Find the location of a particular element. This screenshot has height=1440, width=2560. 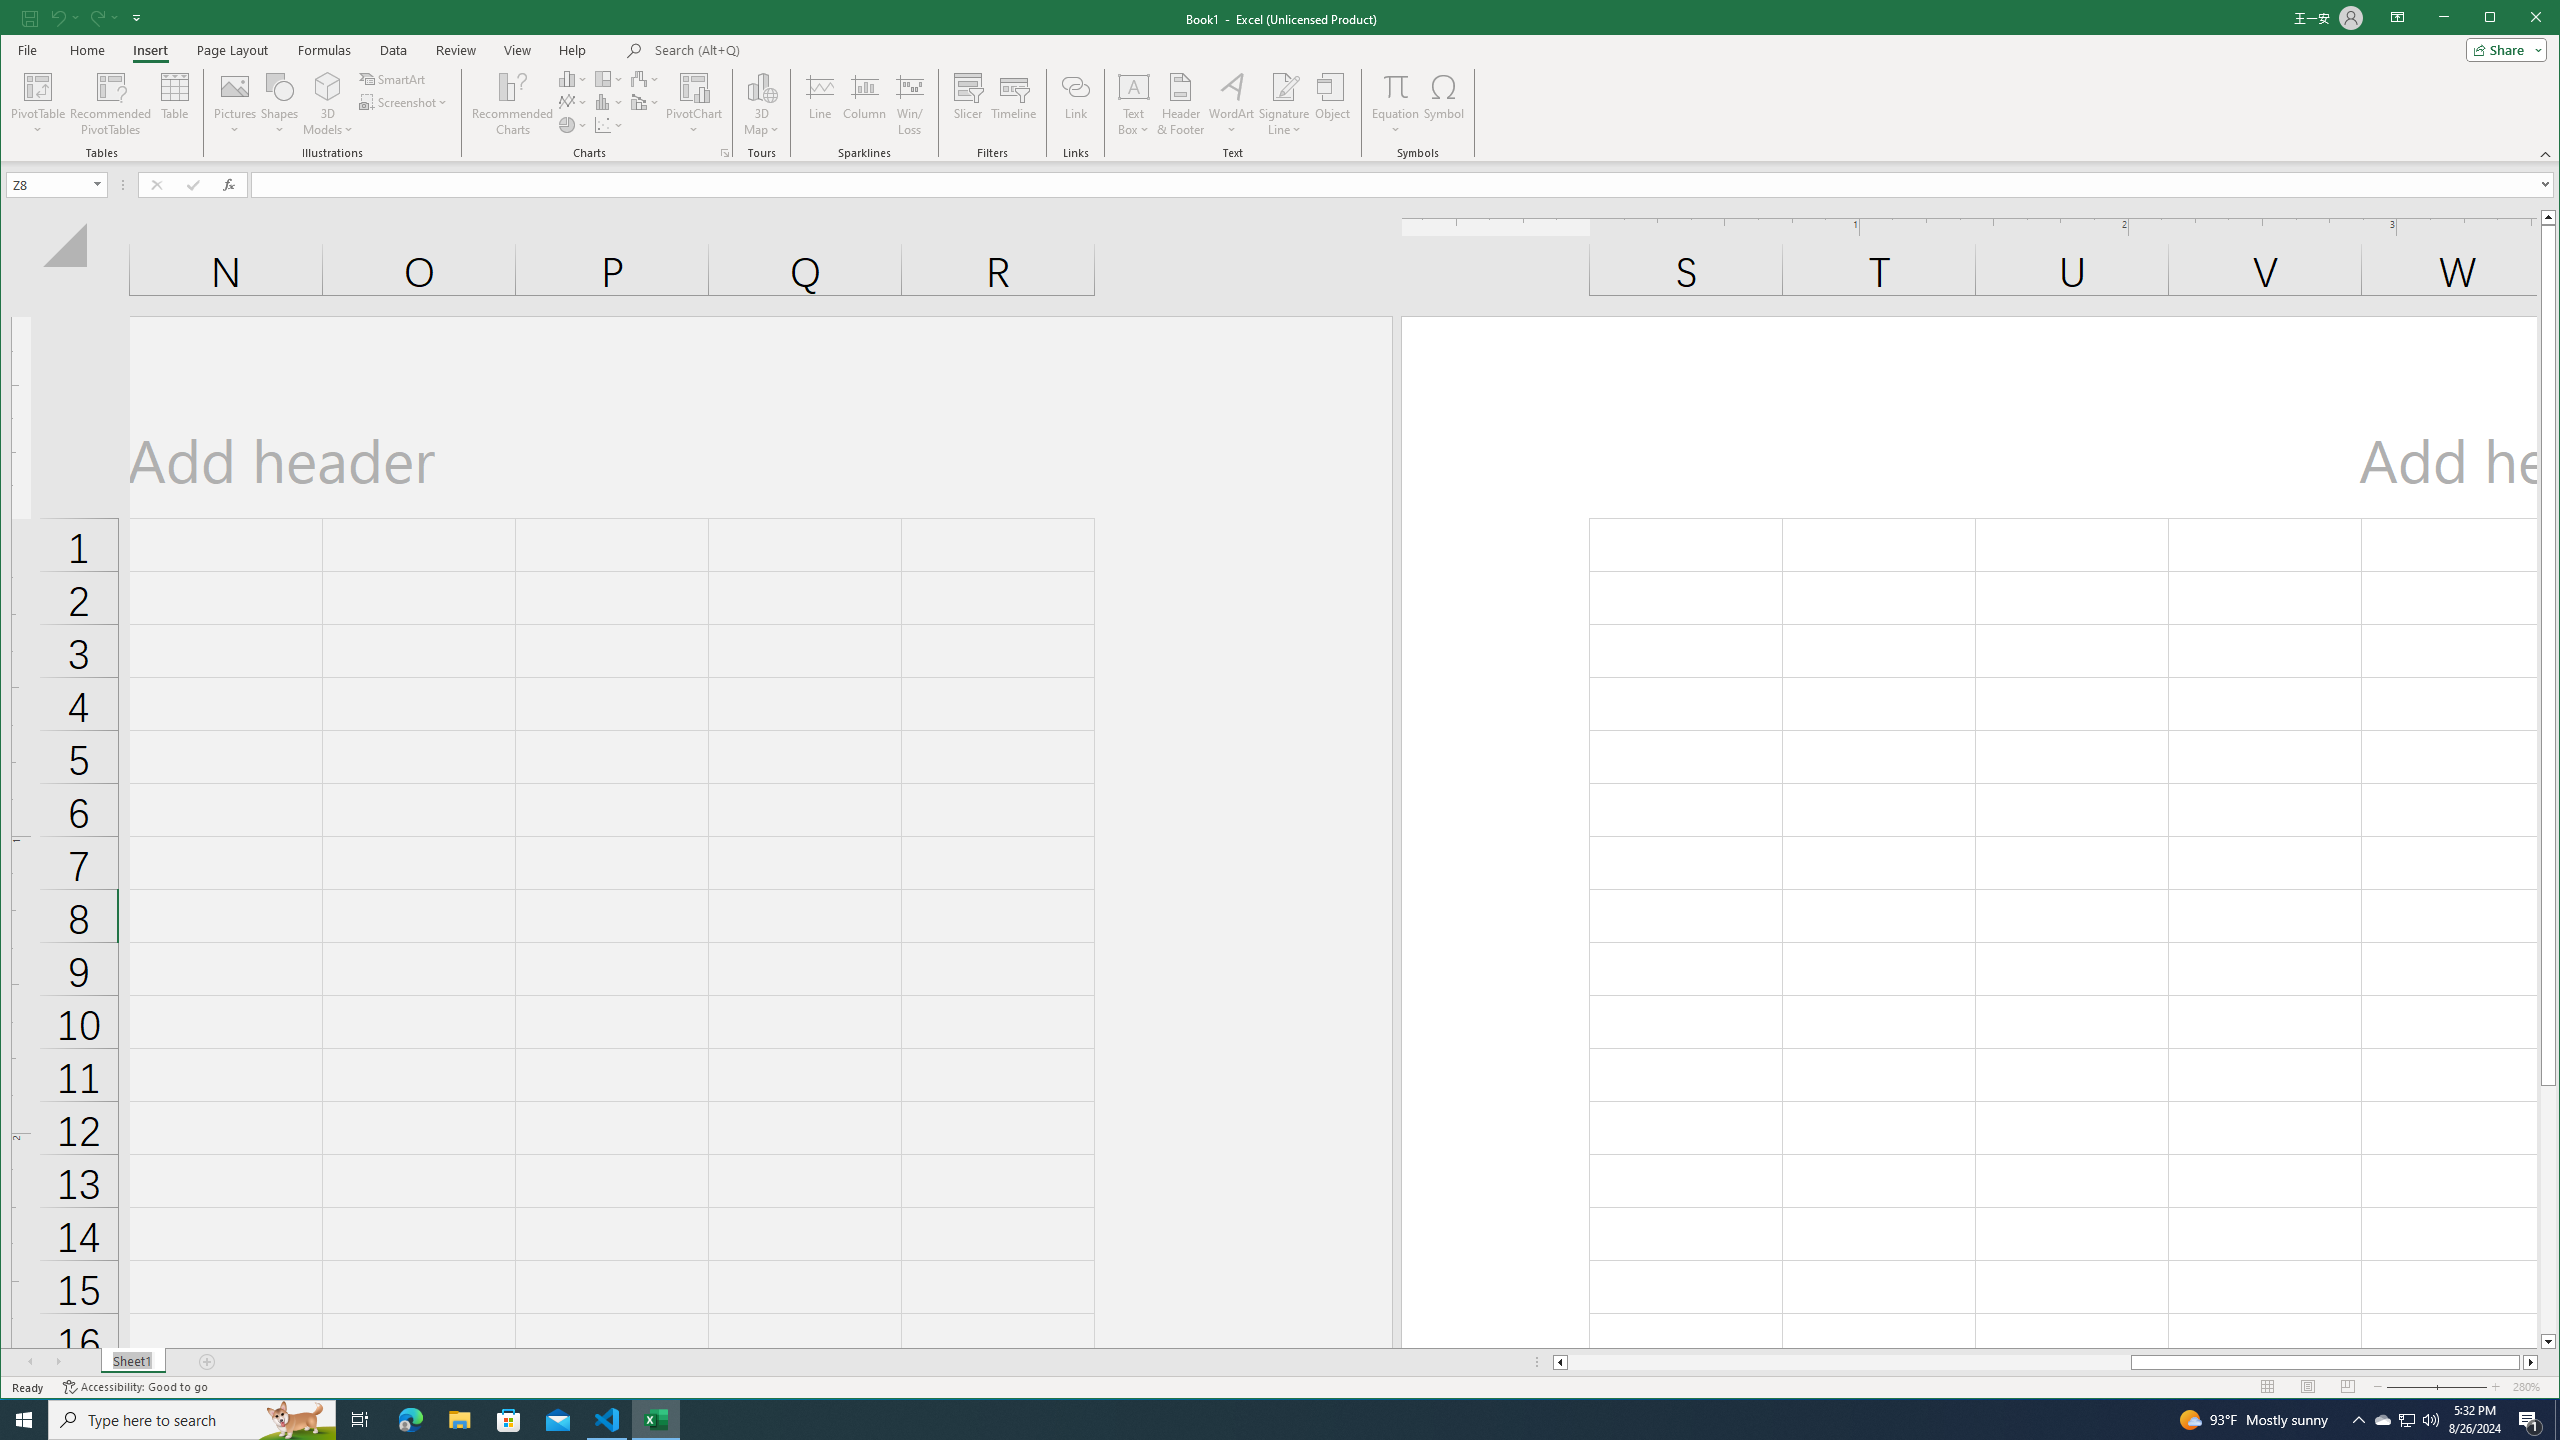

'Quick Access Toolbar' is located at coordinates (82, 18).